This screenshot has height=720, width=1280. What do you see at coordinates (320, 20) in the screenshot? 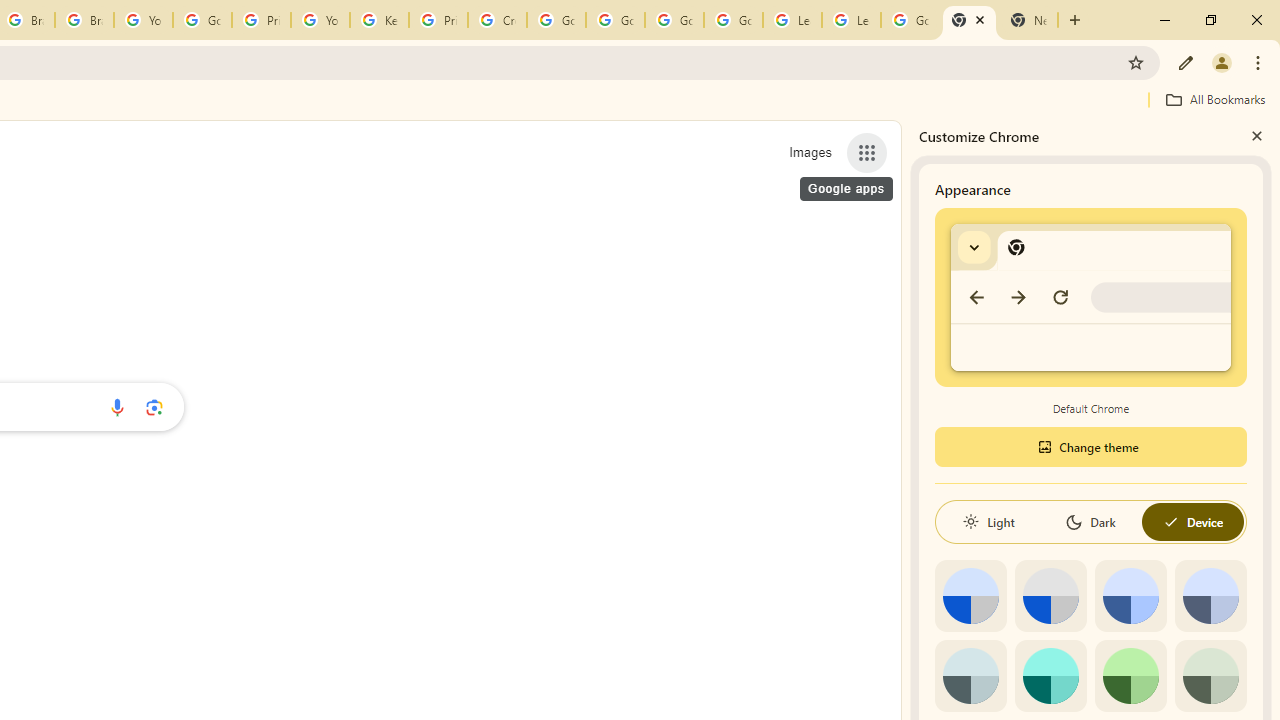
I see `'YouTube'` at bounding box center [320, 20].